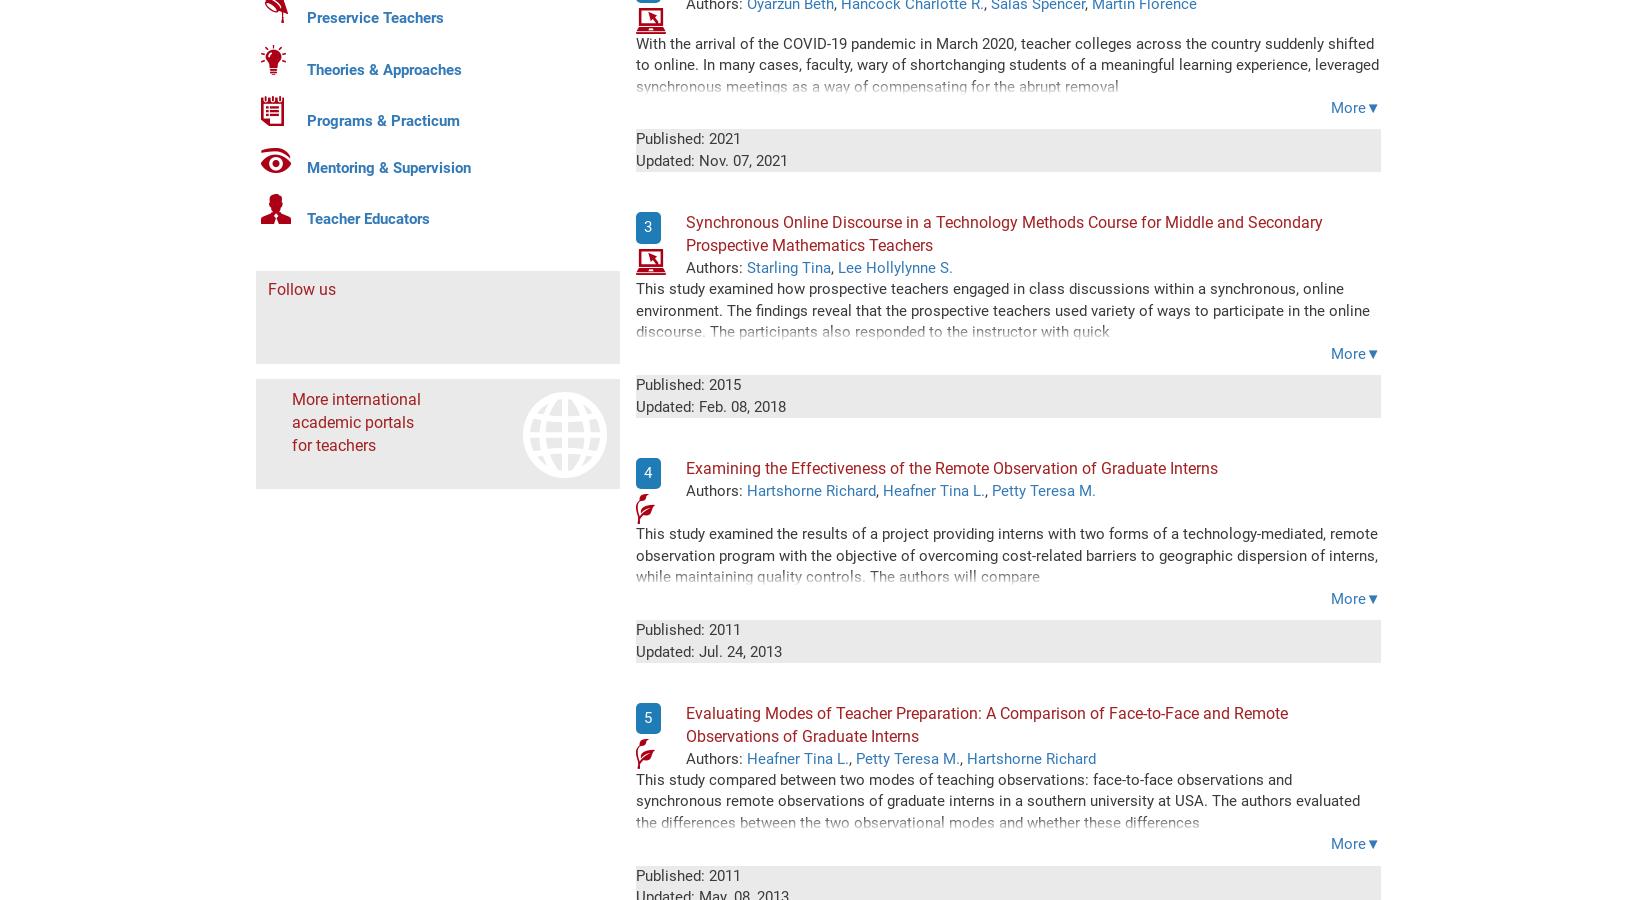 This screenshot has height=900, width=1650. Describe the element at coordinates (723, 138) in the screenshot. I see `'2021'` at that location.